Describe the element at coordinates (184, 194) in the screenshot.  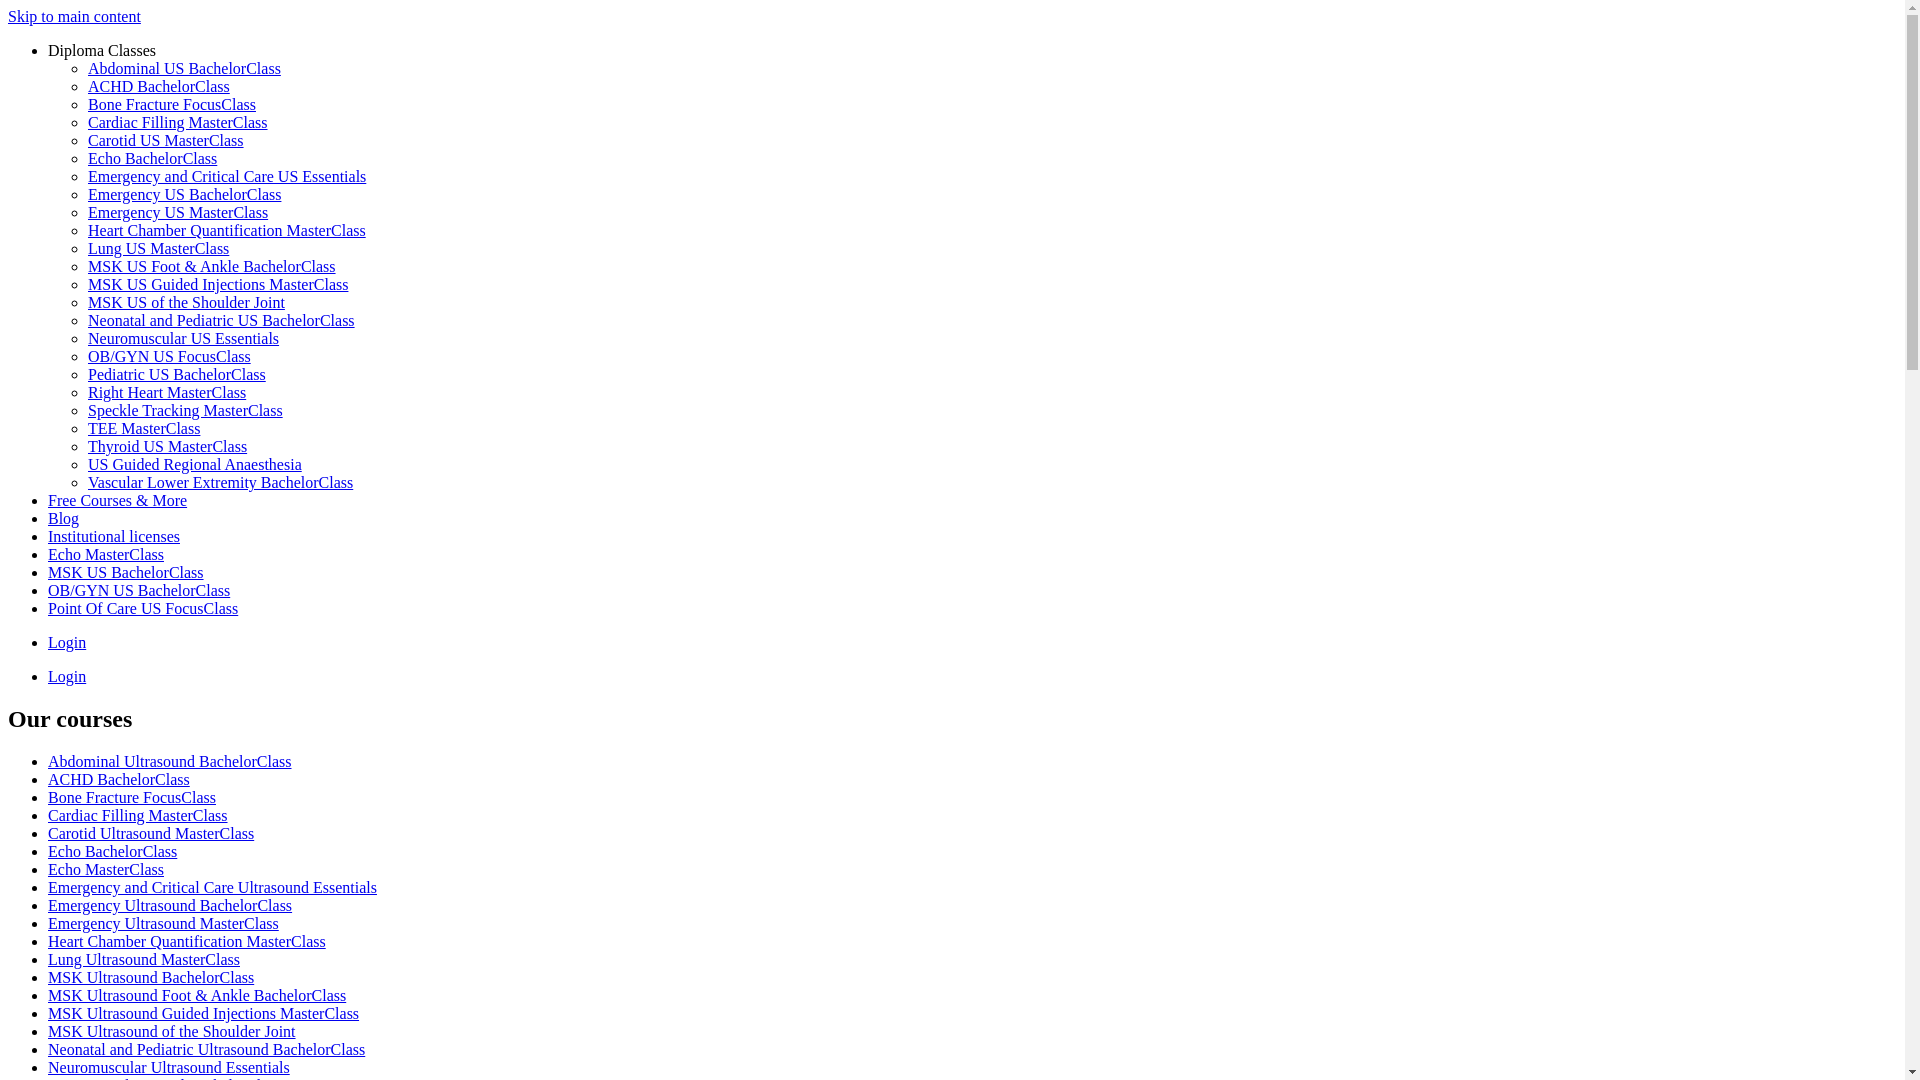
I see `'Emergency US BachelorClass'` at that location.